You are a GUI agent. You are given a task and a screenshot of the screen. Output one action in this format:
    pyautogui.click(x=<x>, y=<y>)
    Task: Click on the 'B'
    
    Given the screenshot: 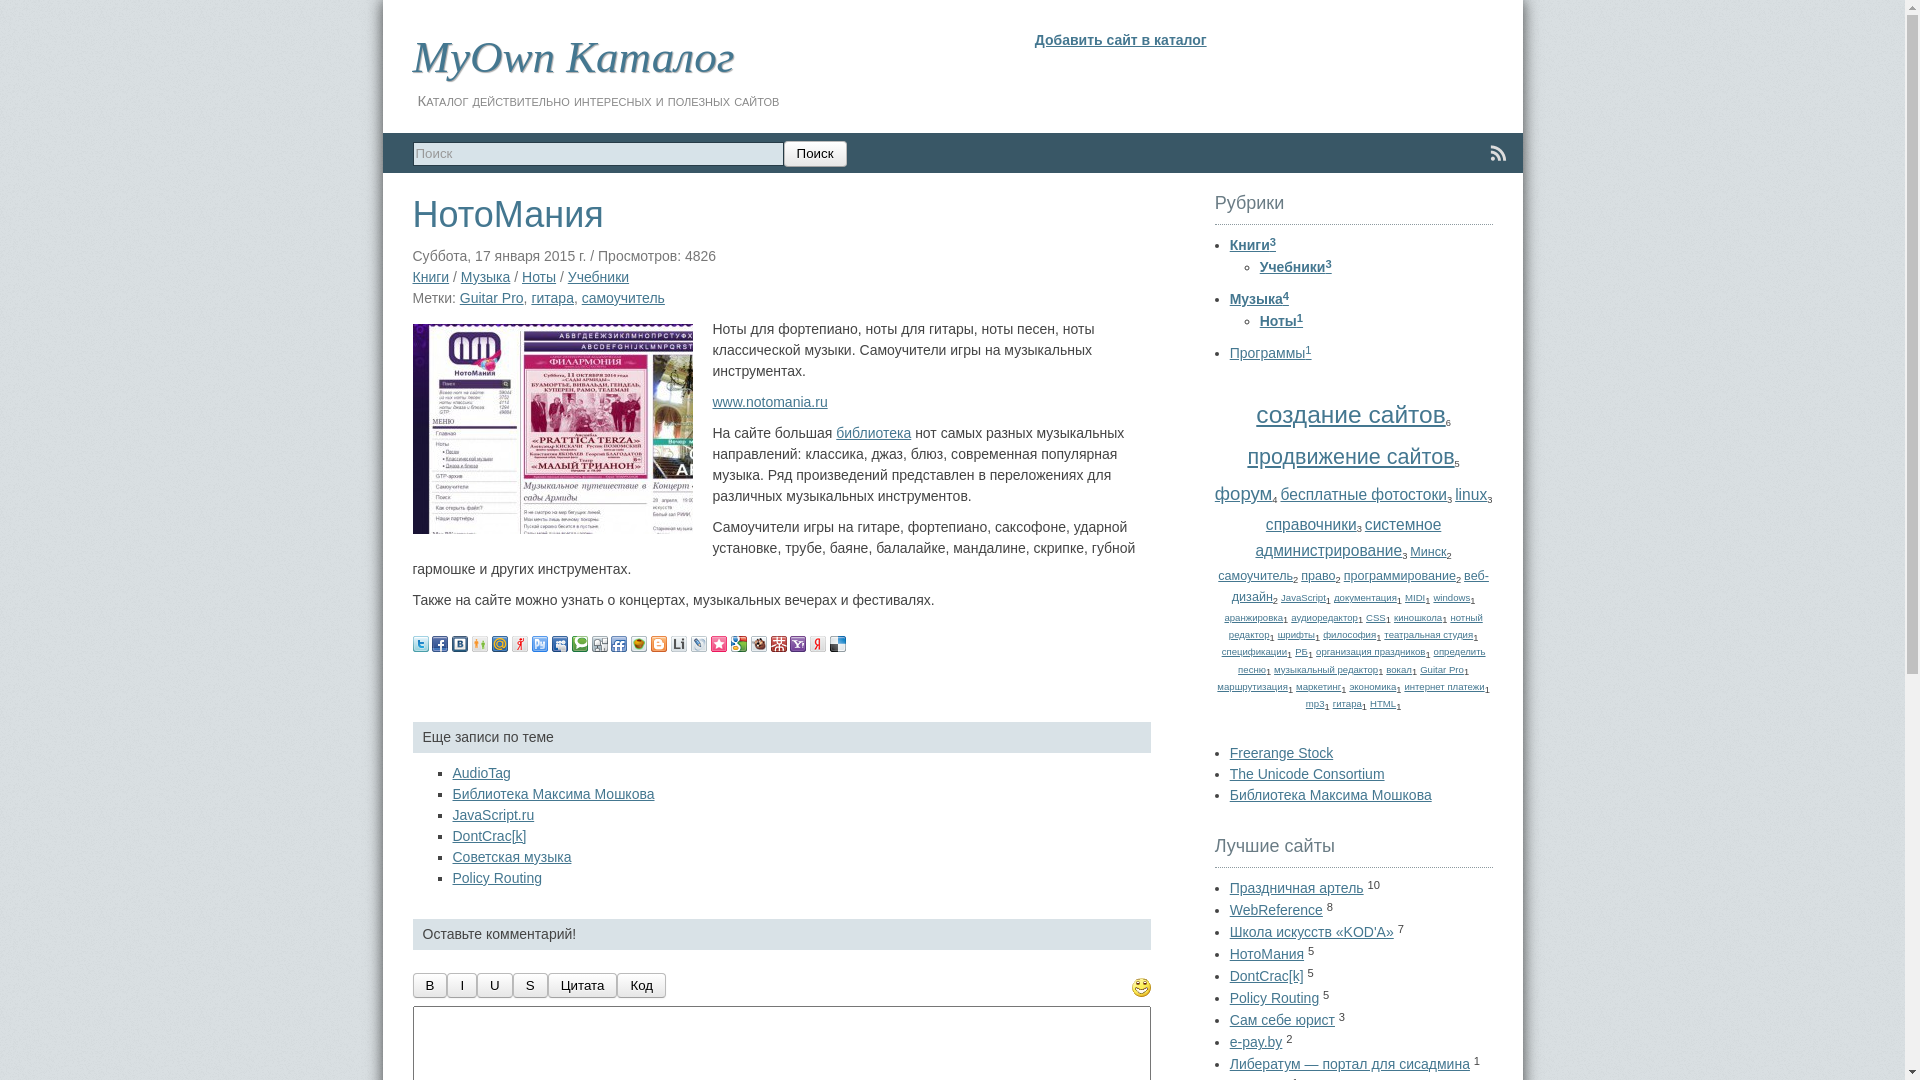 What is the action you would take?
    pyautogui.click(x=428, y=984)
    